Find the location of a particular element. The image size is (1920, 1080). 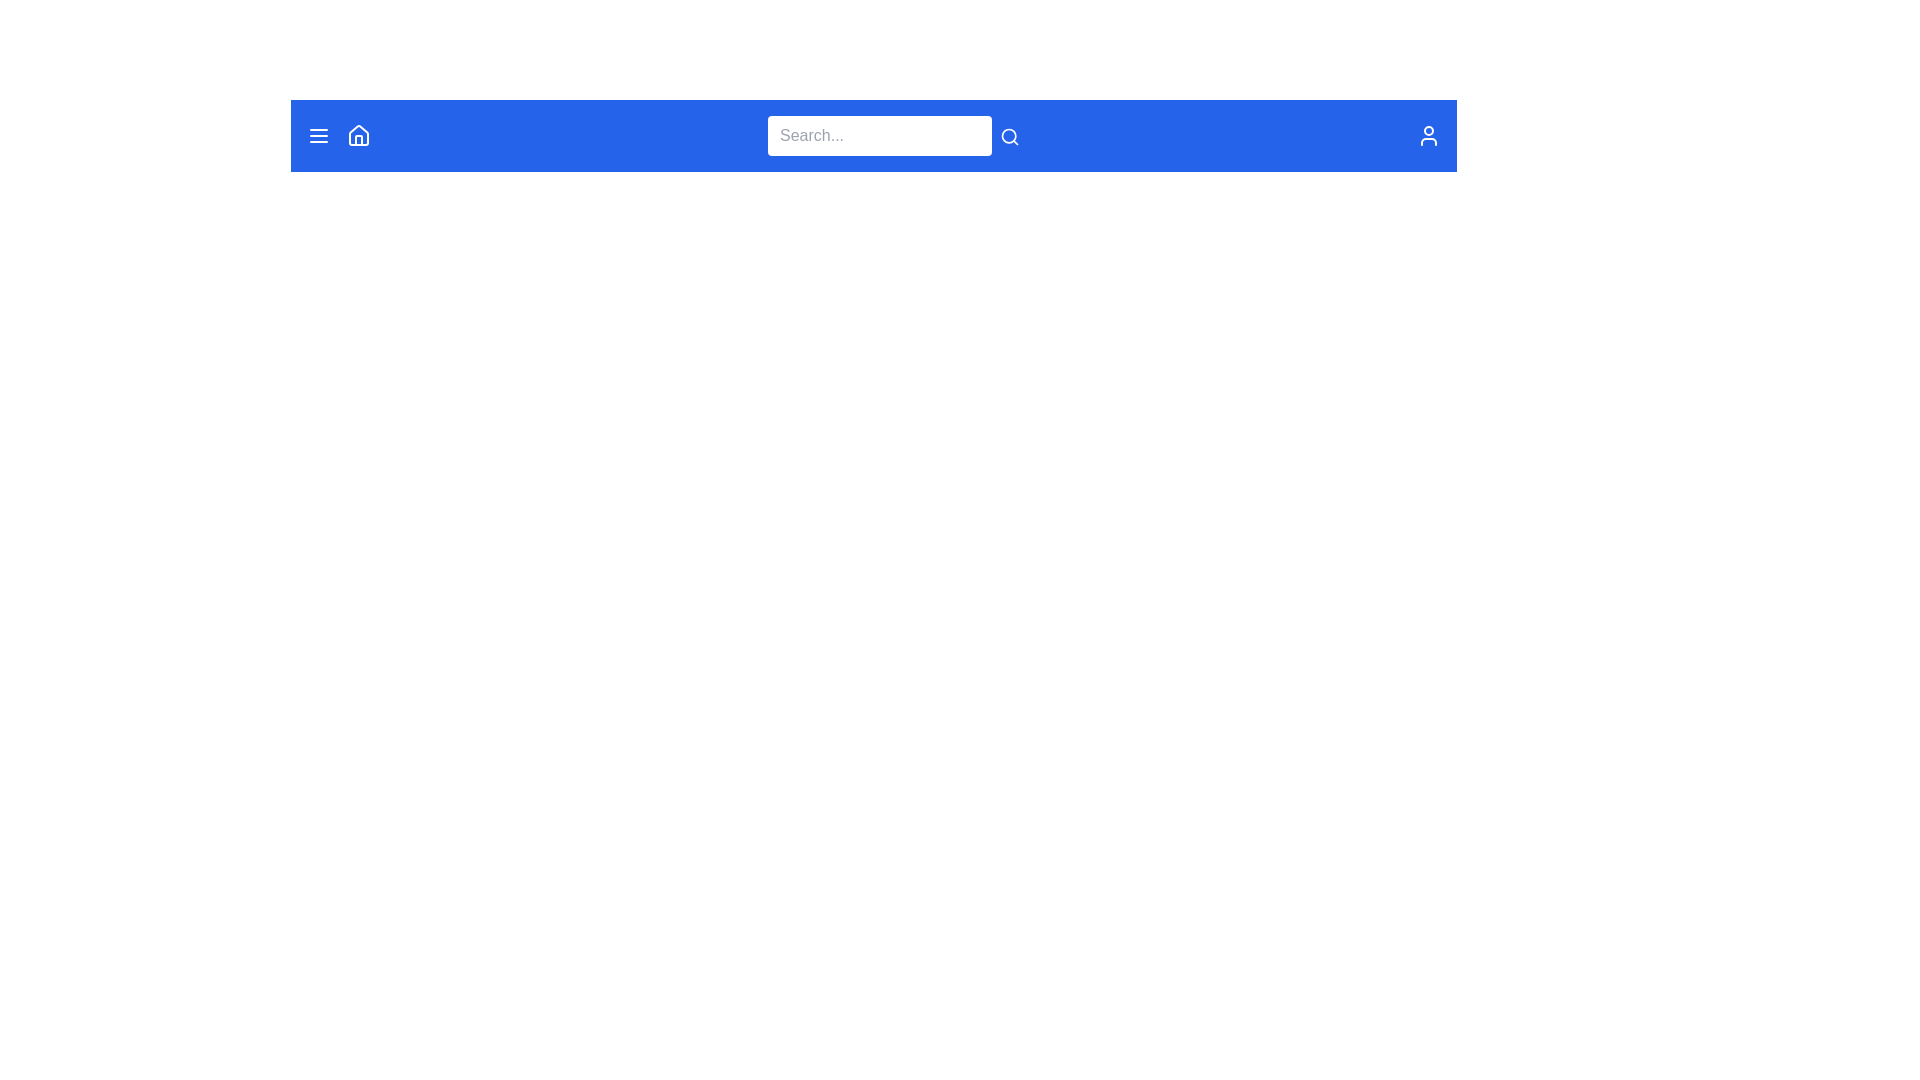

the menu icon, which consists of three horizontal lines in white over a blue background, located on the leftmost side of the top navigation bar is located at coordinates (317, 135).